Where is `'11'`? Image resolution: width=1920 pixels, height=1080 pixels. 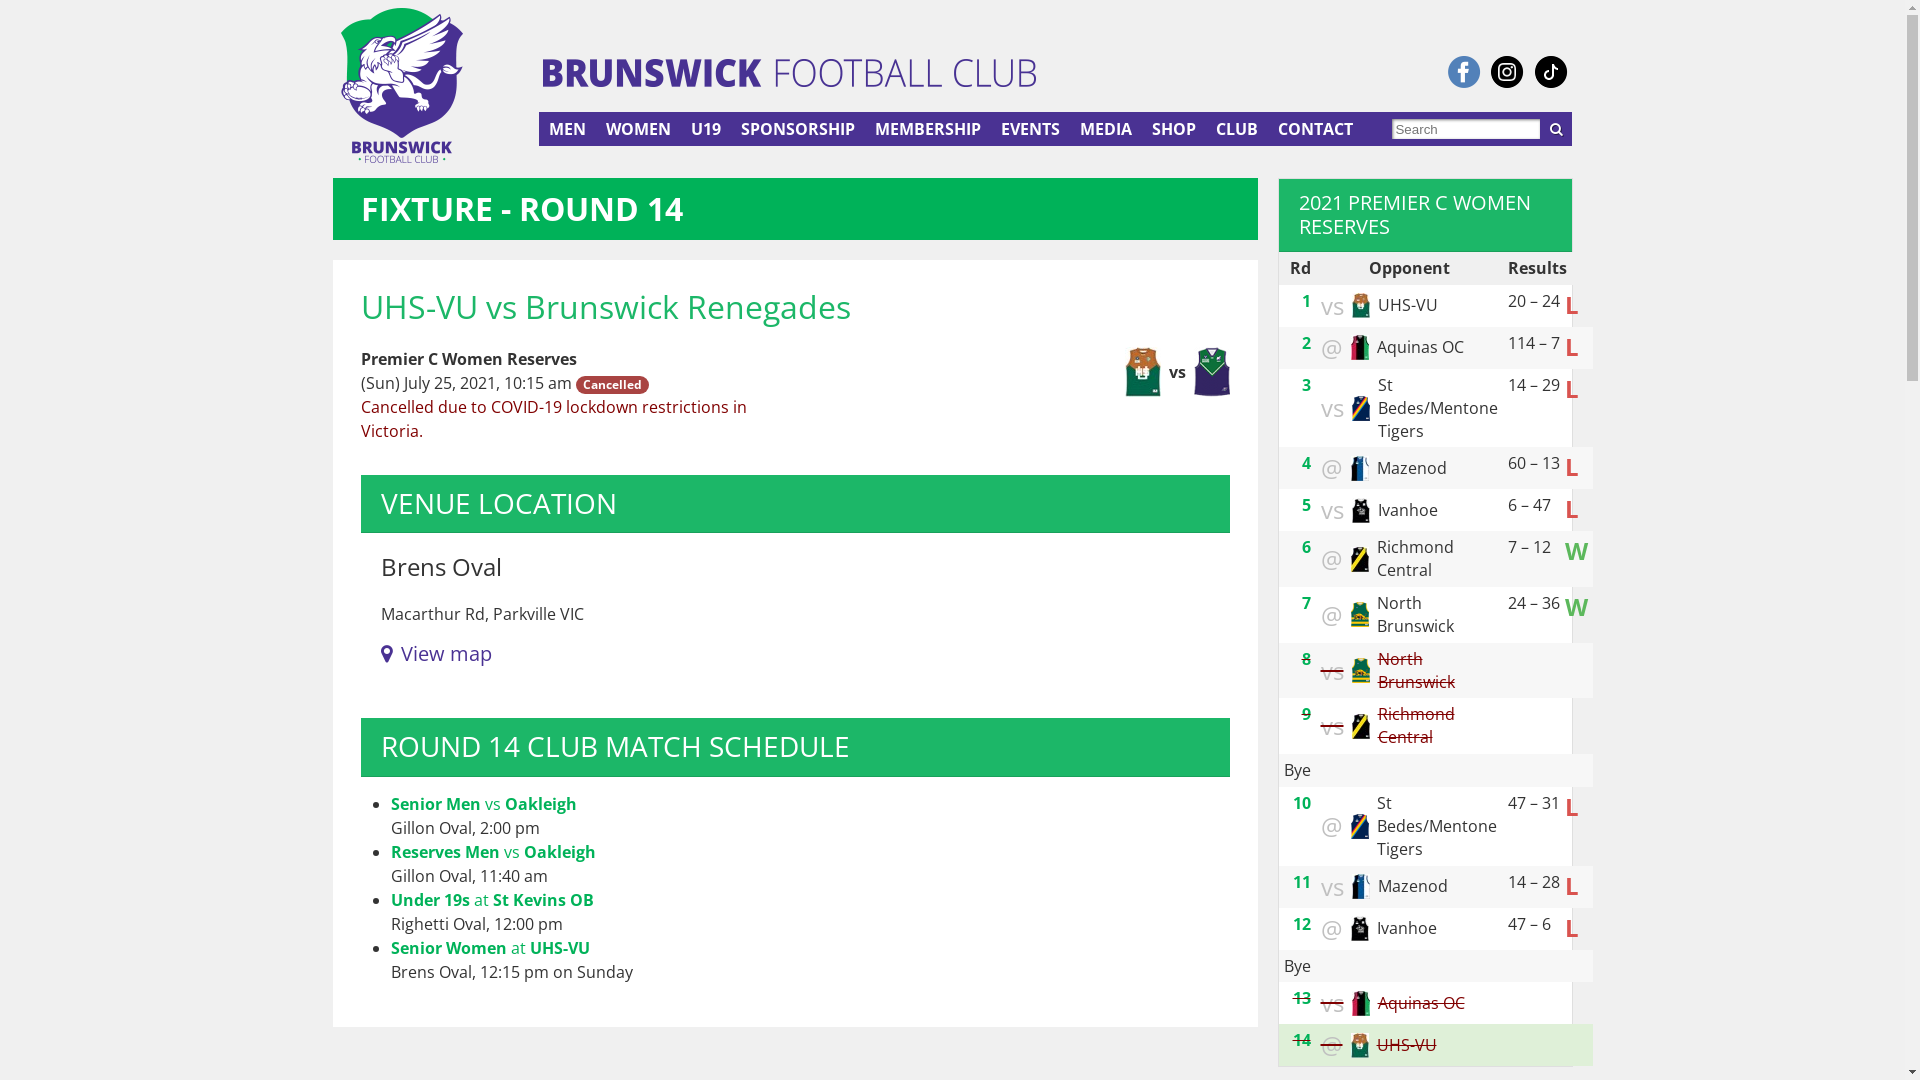 '11' is located at coordinates (1300, 879).